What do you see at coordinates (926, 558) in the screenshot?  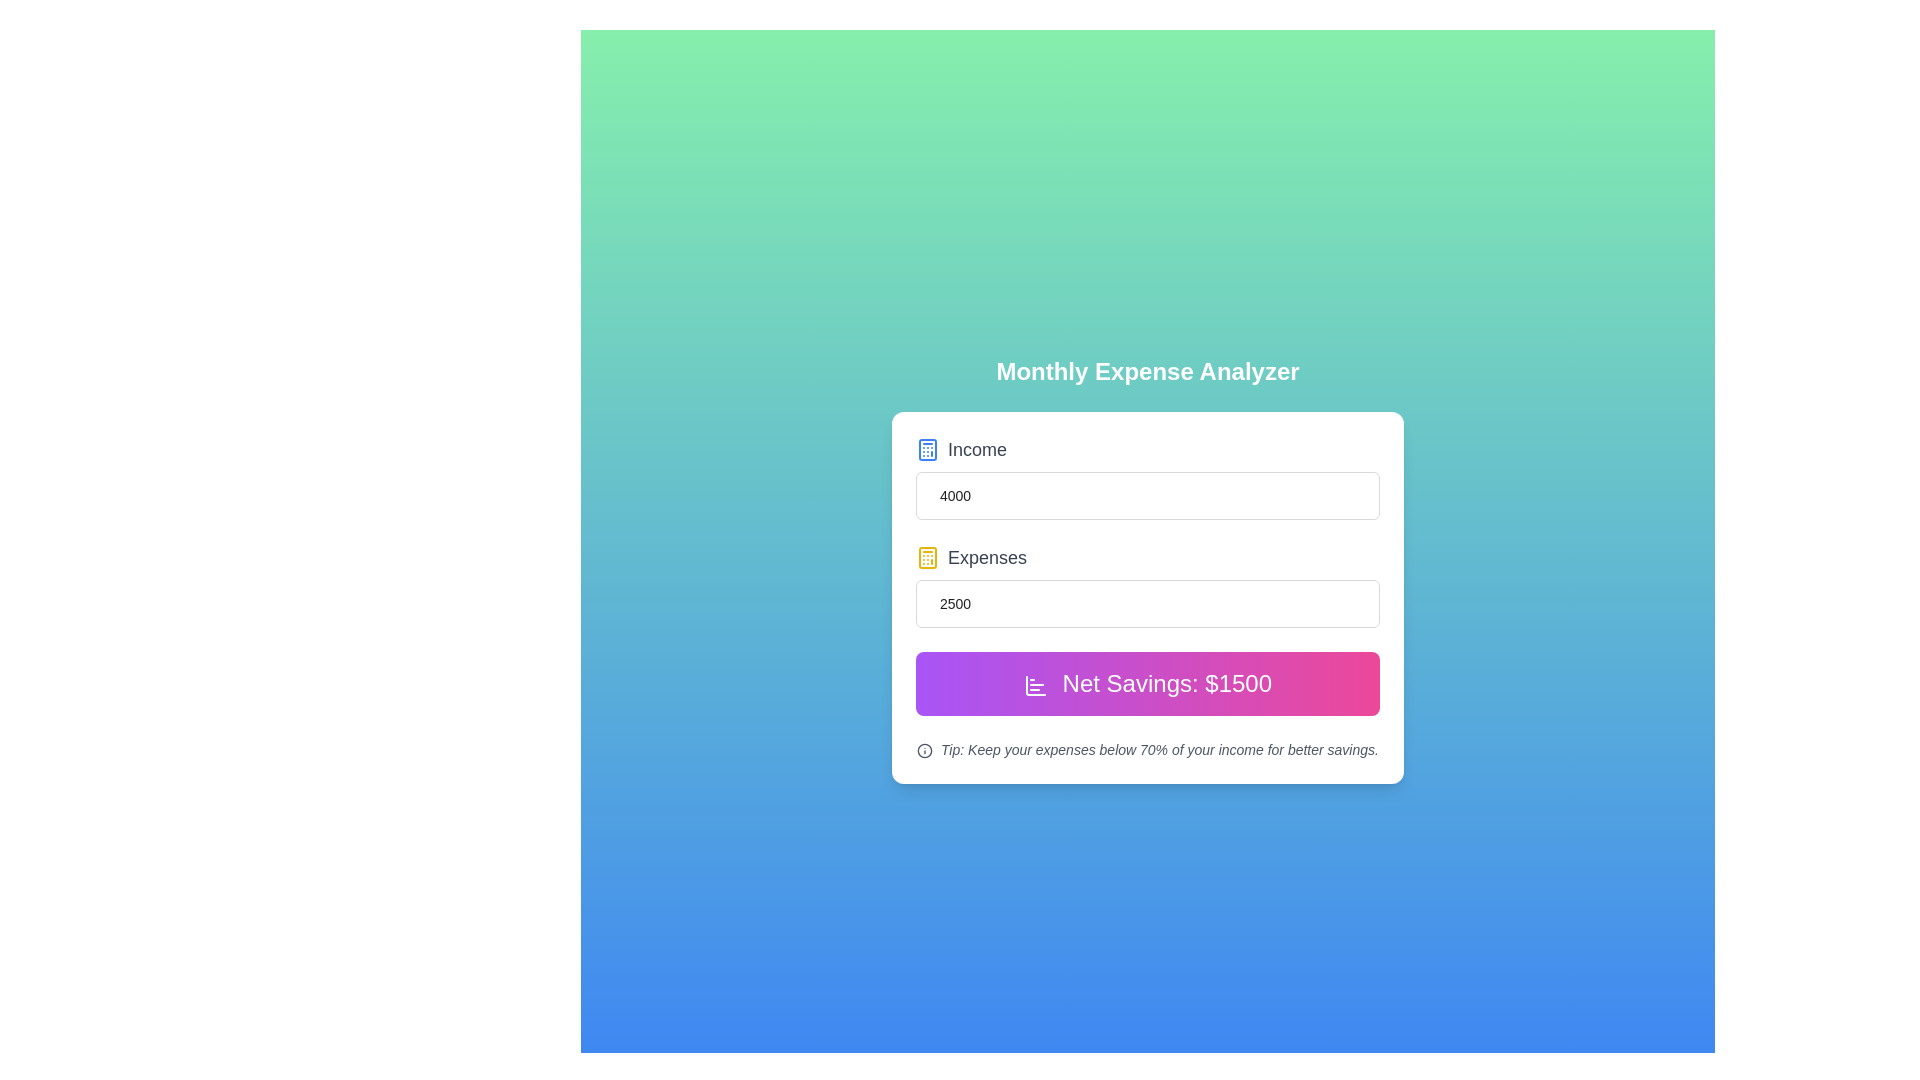 I see `the expense-related icon located directly to the left of the 'Expenses' label within the form interface` at bounding box center [926, 558].